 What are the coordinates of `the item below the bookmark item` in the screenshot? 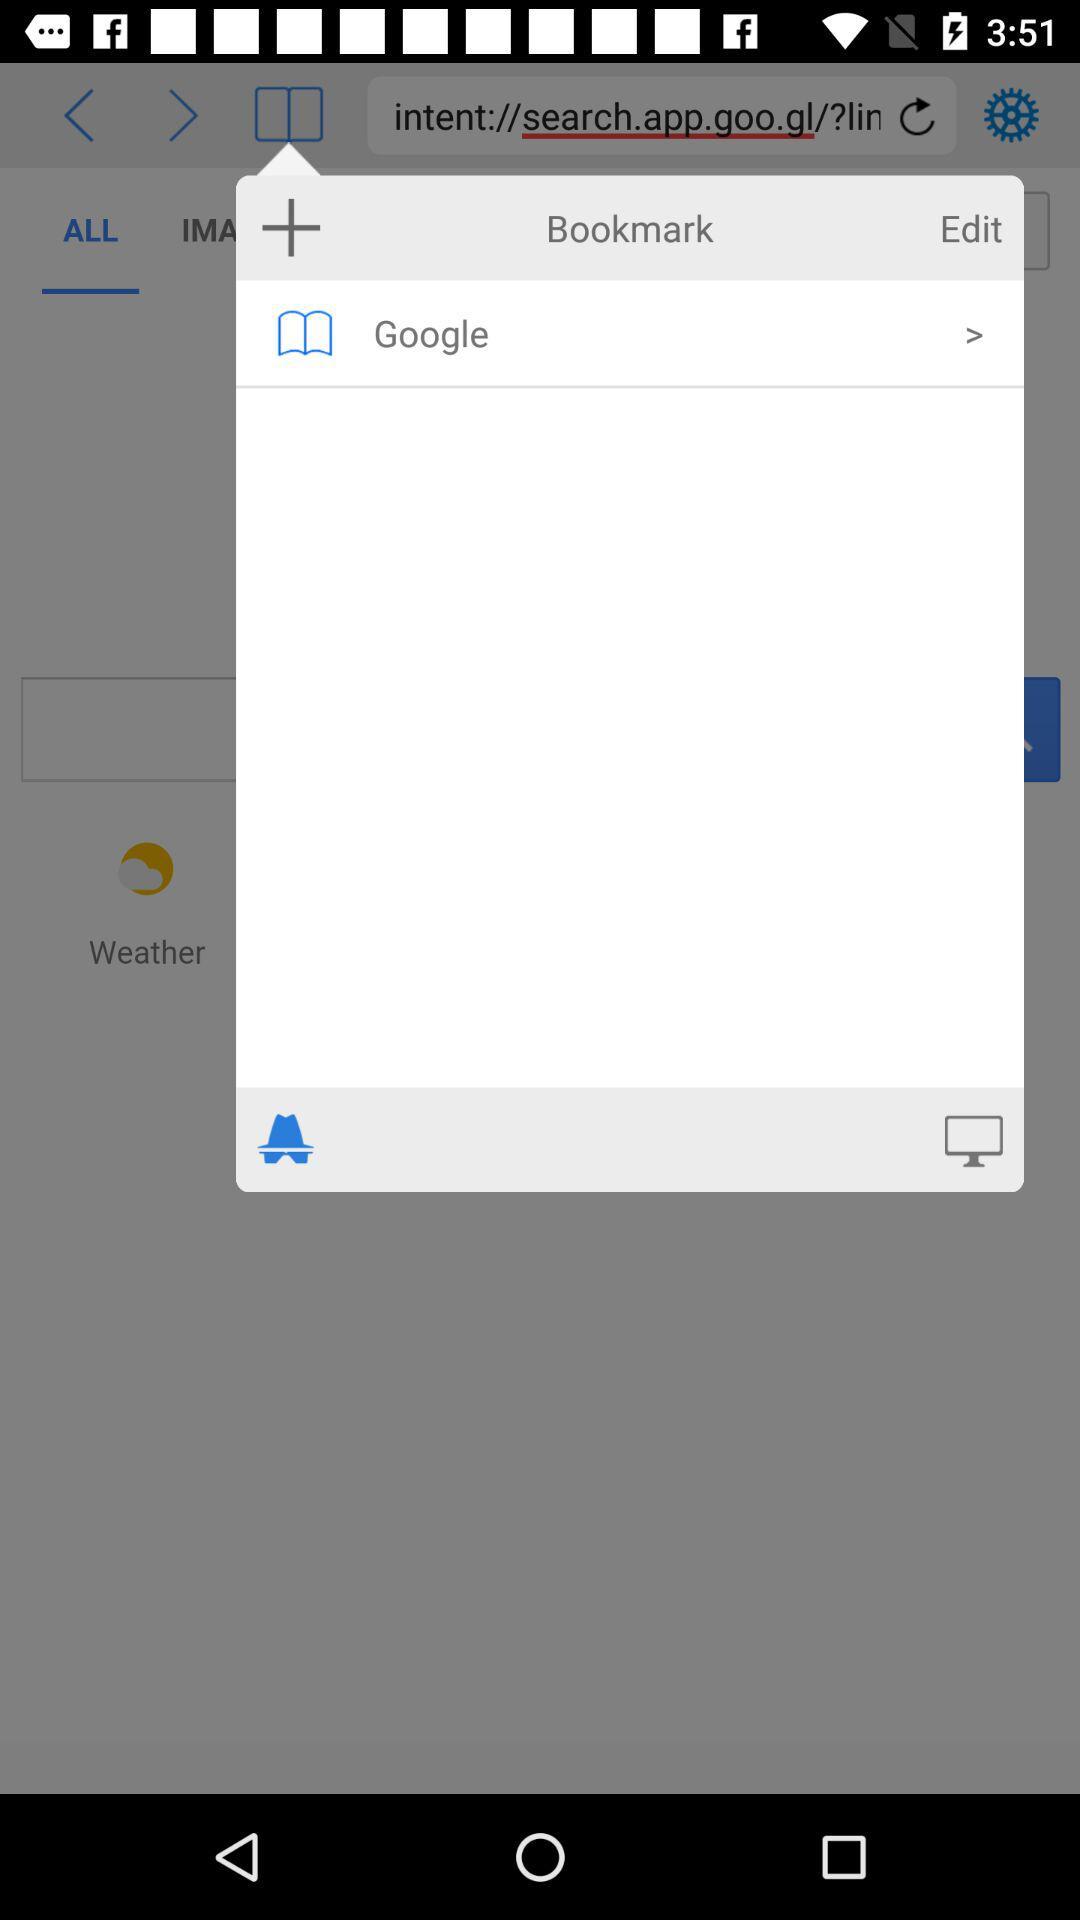 It's located at (655, 332).